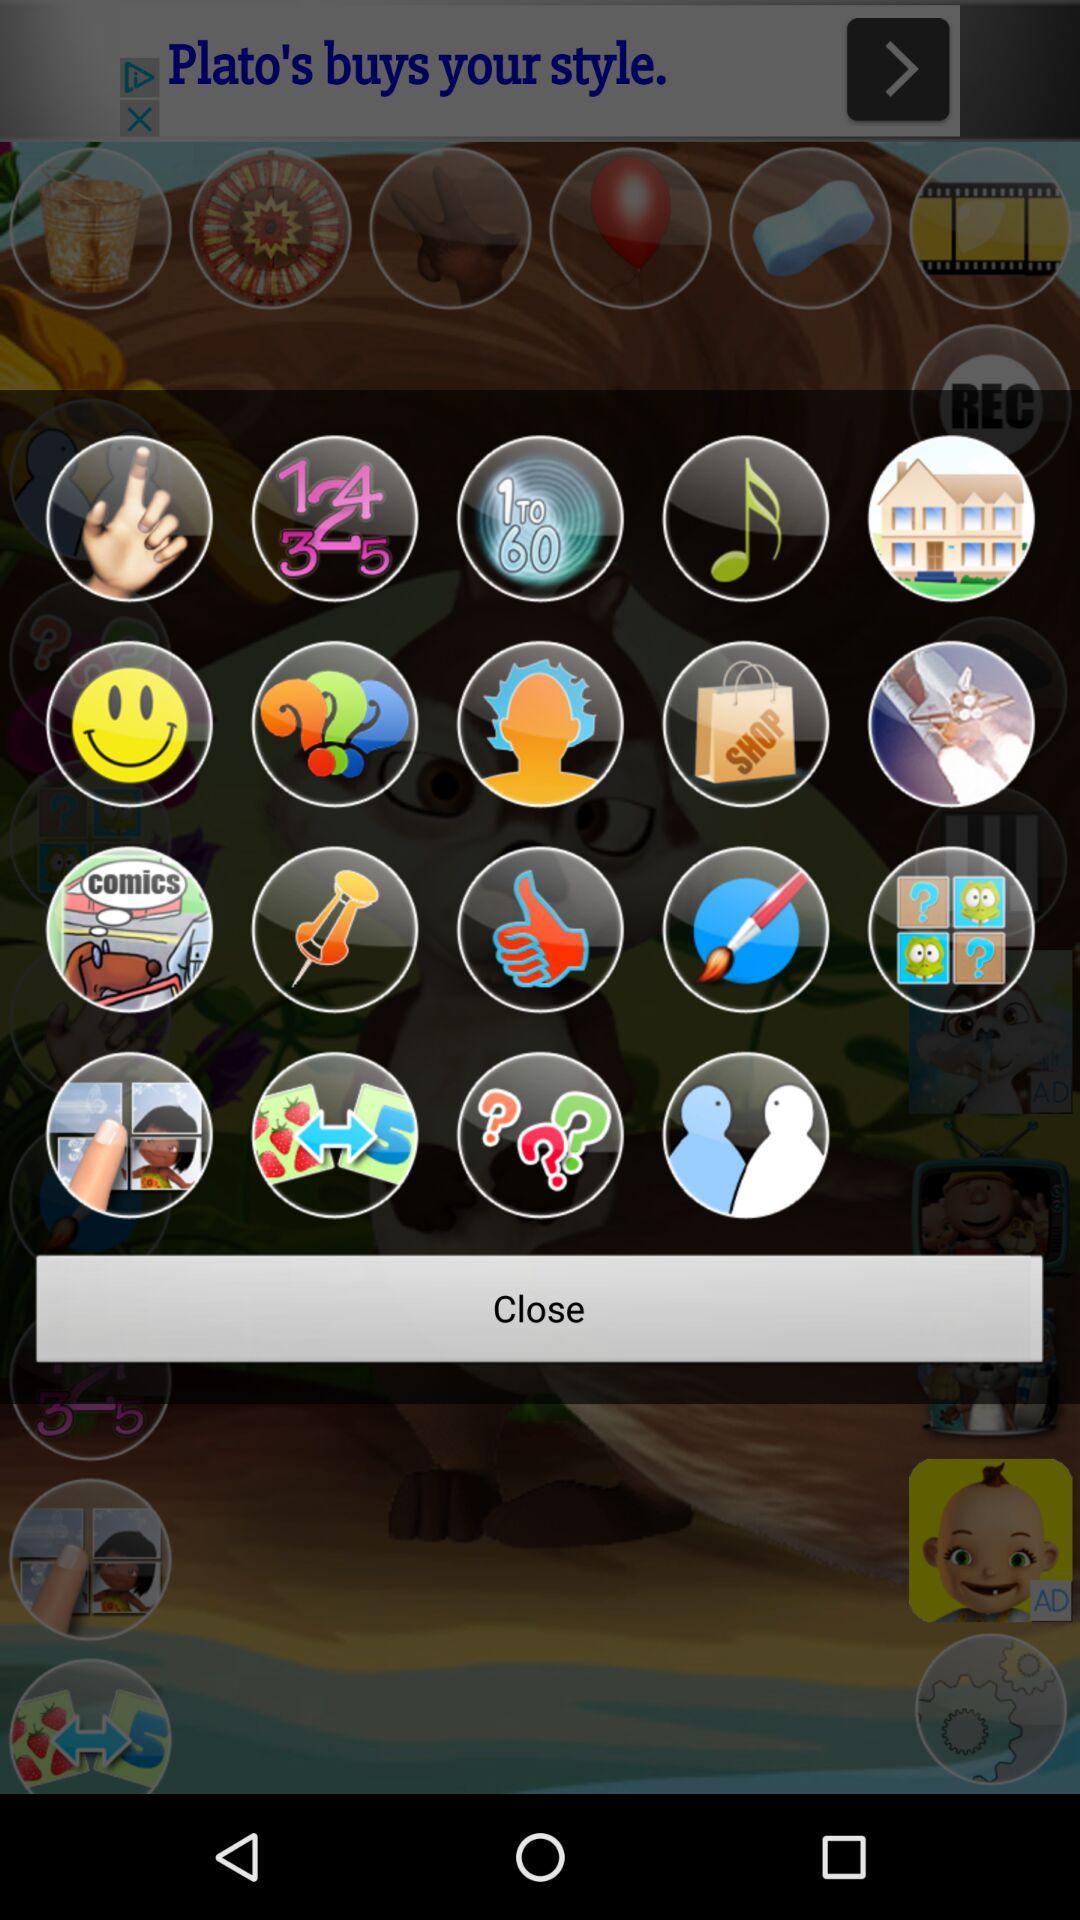 The width and height of the screenshot is (1080, 1920). What do you see at coordinates (128, 518) in the screenshot?
I see `an avatar` at bounding box center [128, 518].